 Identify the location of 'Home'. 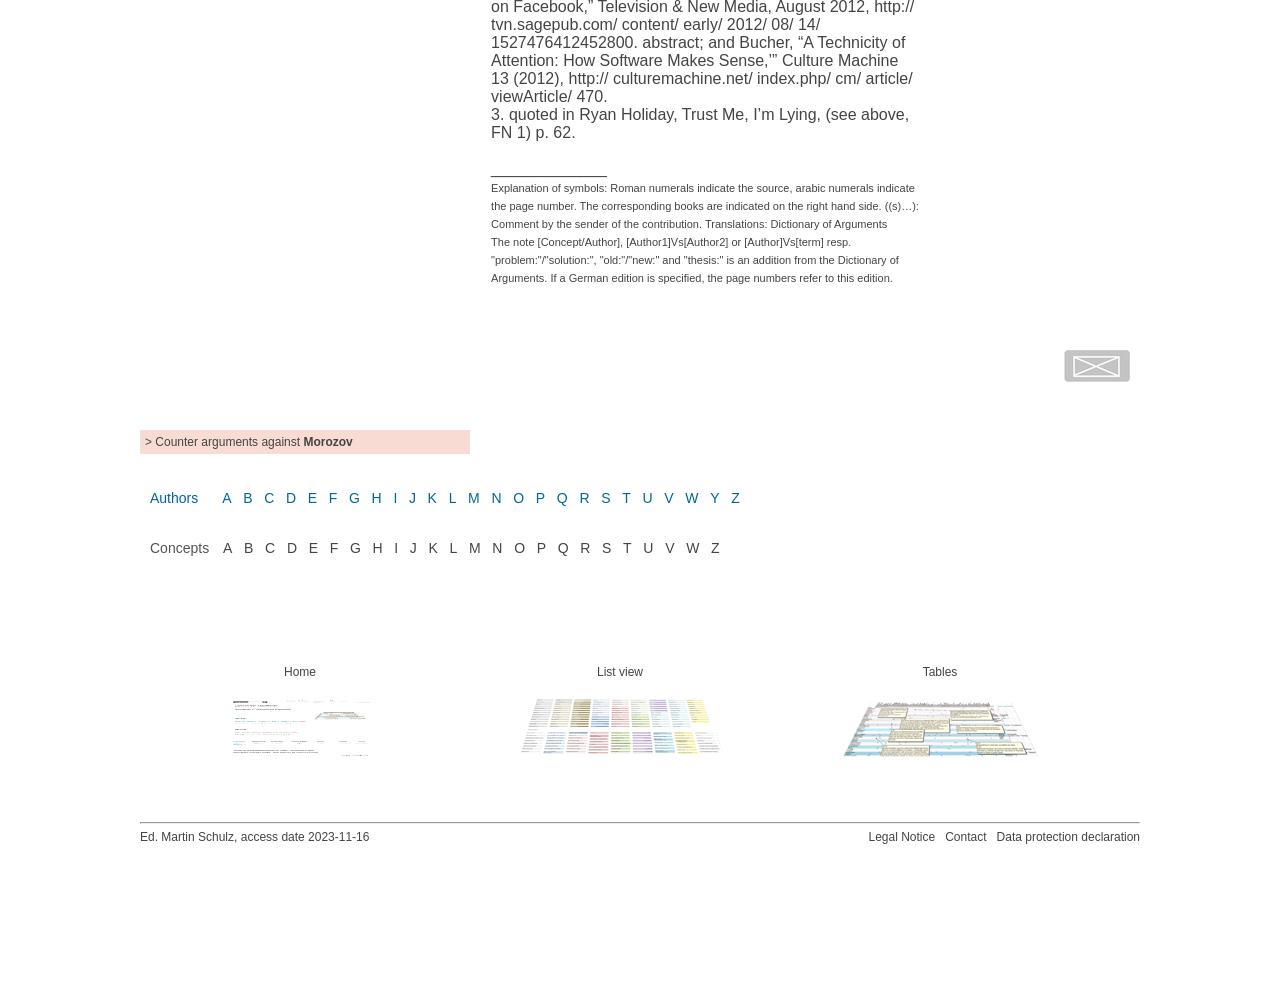
(298, 671).